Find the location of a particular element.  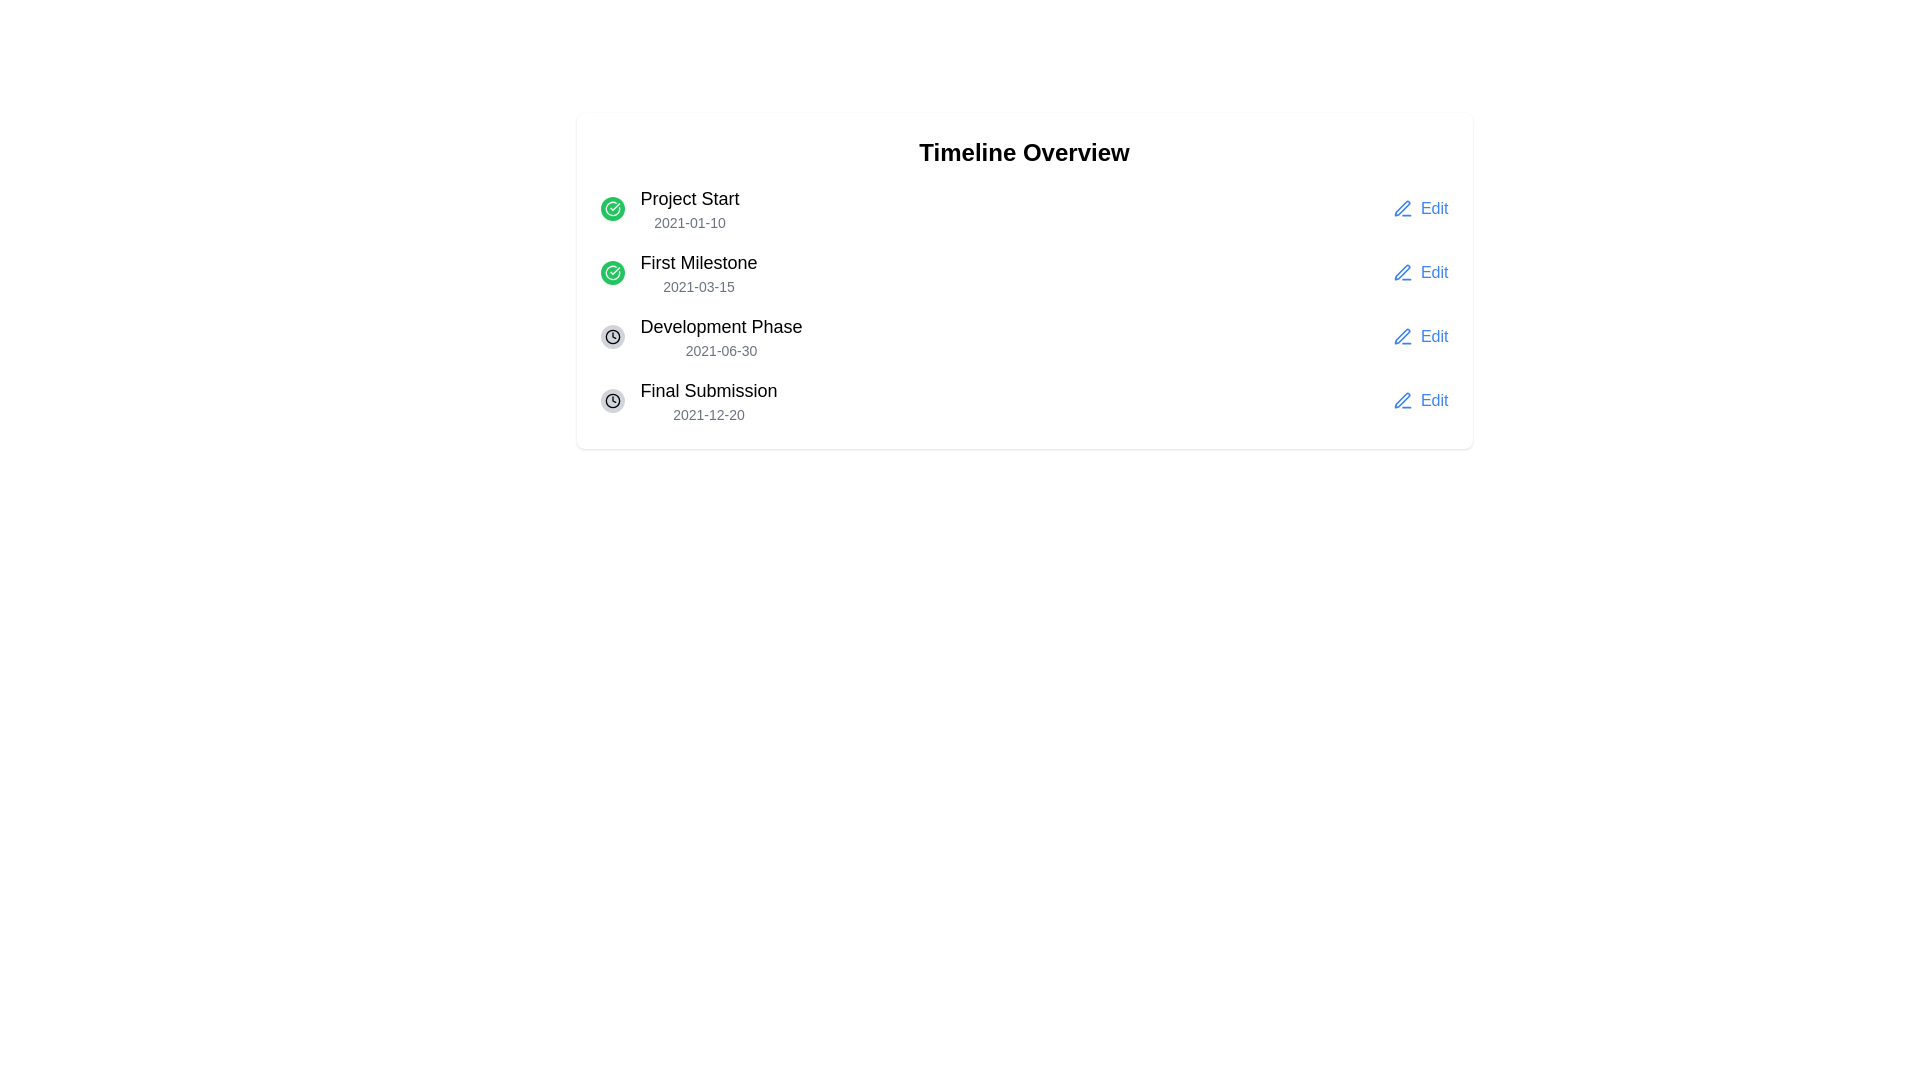

the text label displaying 'Development Phase' and '2021-06-30', which is the third milestone in the 'Timeline Overview' section is located at coordinates (720, 335).